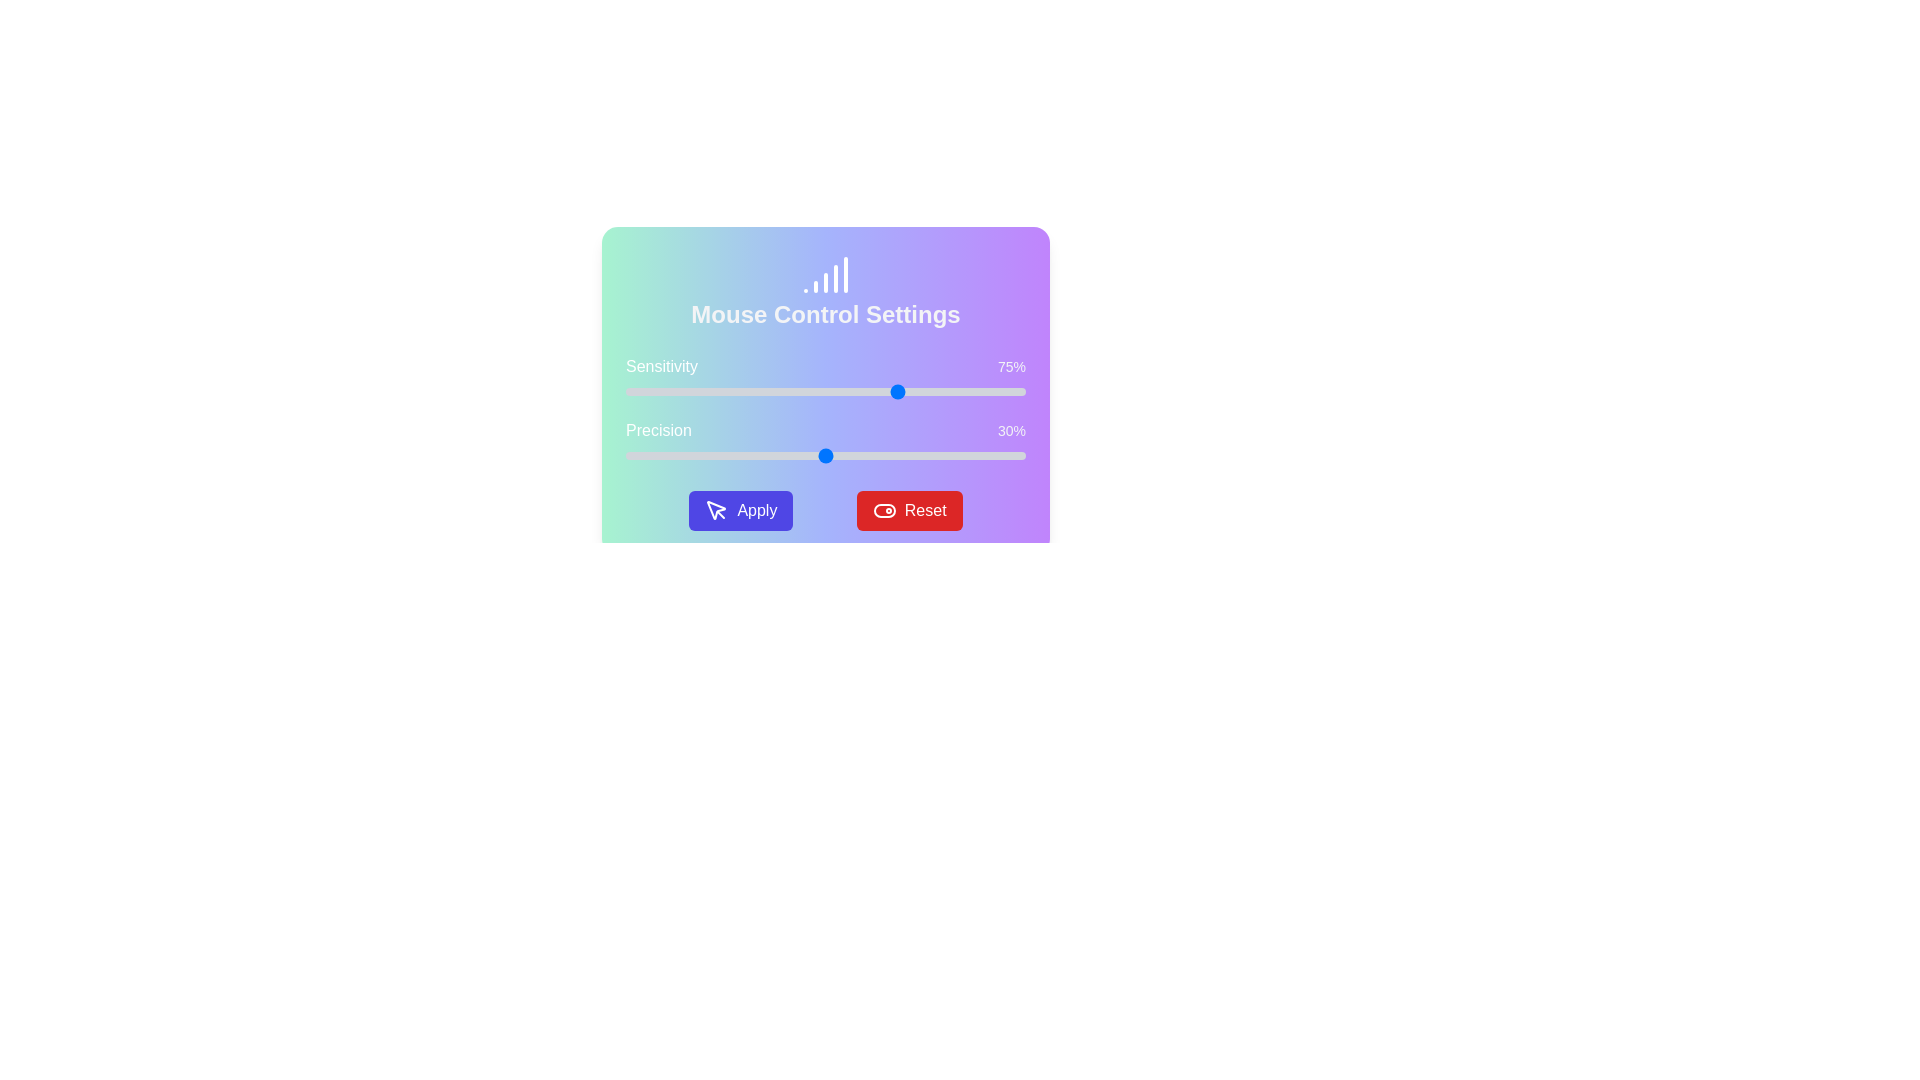  Describe the element at coordinates (825, 274) in the screenshot. I see `the signal-strength meter icon, which is a stylized icon with increasing height bars, located near the top center of the 'Mouse Control Settings' panel above the text 'Mouse Control Settings.'` at that location.